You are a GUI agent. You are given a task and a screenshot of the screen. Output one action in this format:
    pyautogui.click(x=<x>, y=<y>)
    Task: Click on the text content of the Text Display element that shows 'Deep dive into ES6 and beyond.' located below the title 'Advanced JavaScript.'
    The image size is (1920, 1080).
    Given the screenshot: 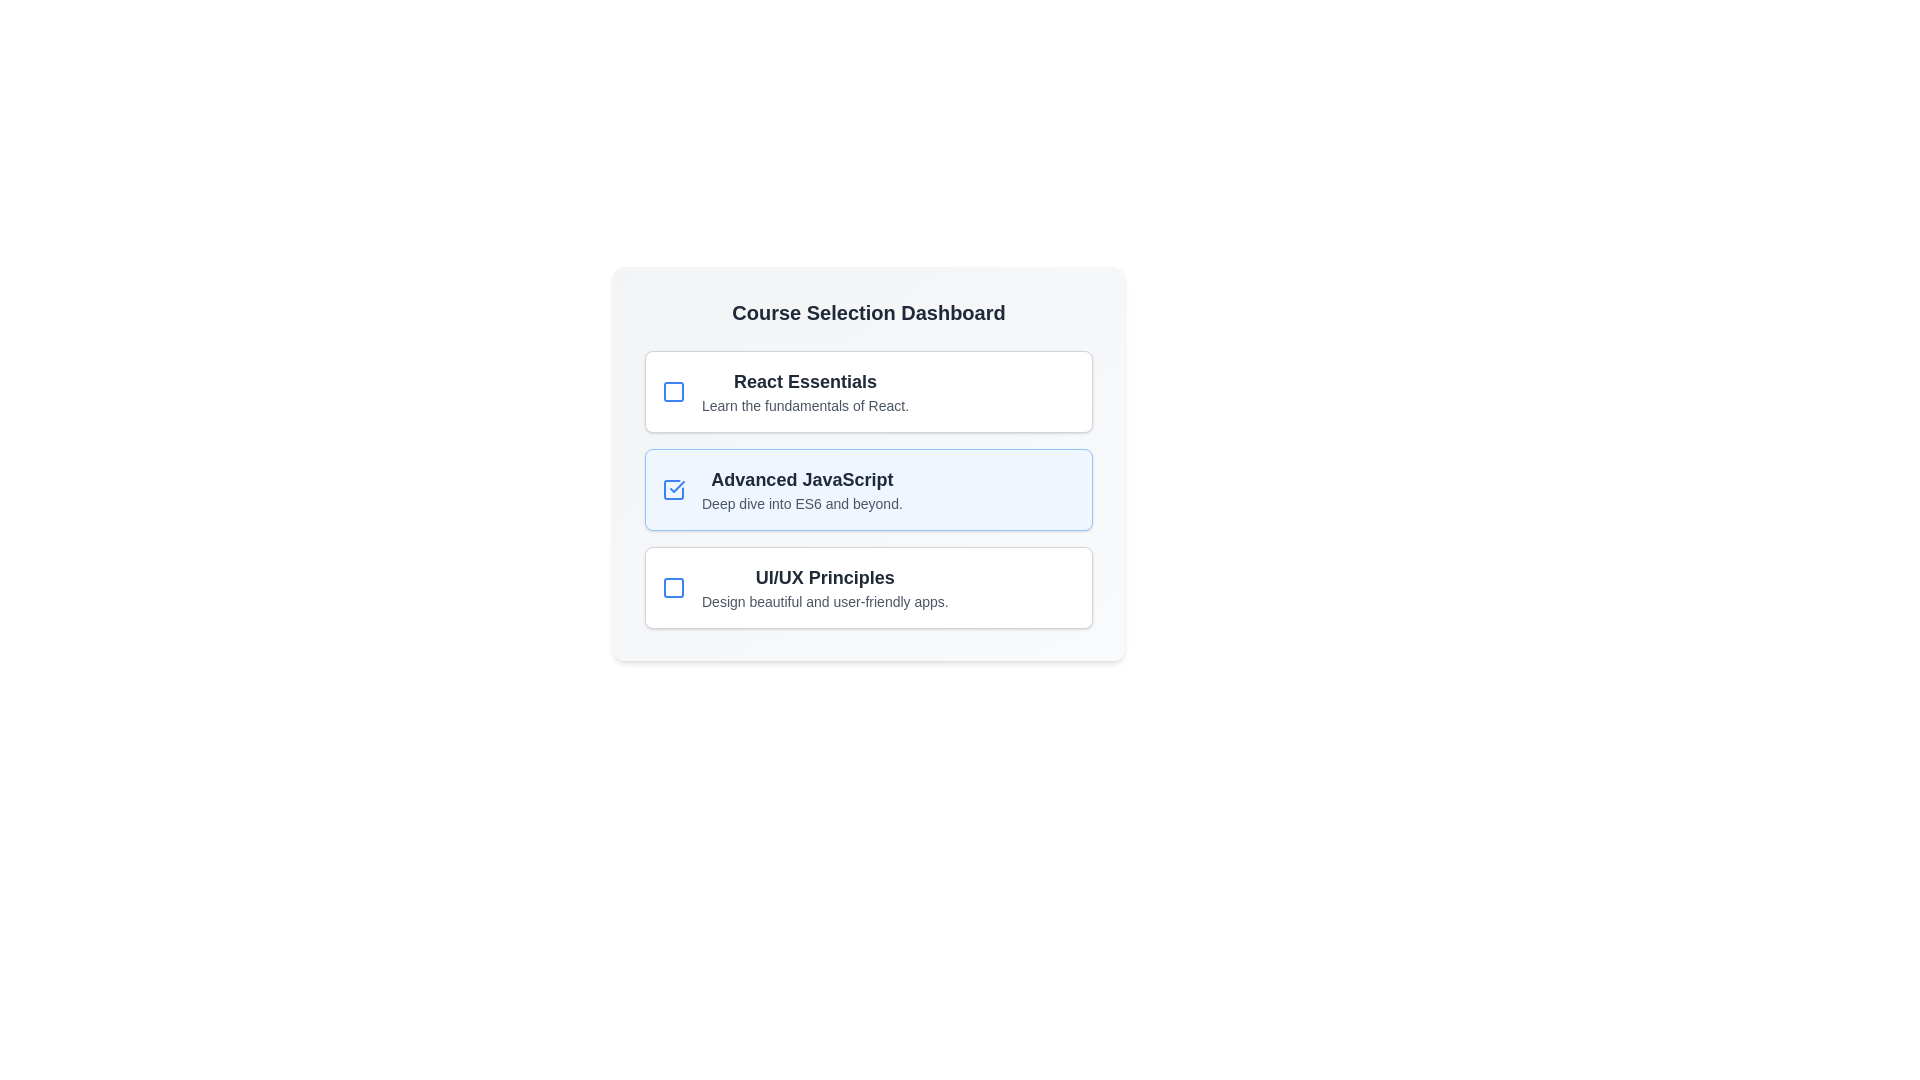 What is the action you would take?
    pyautogui.click(x=802, y=503)
    